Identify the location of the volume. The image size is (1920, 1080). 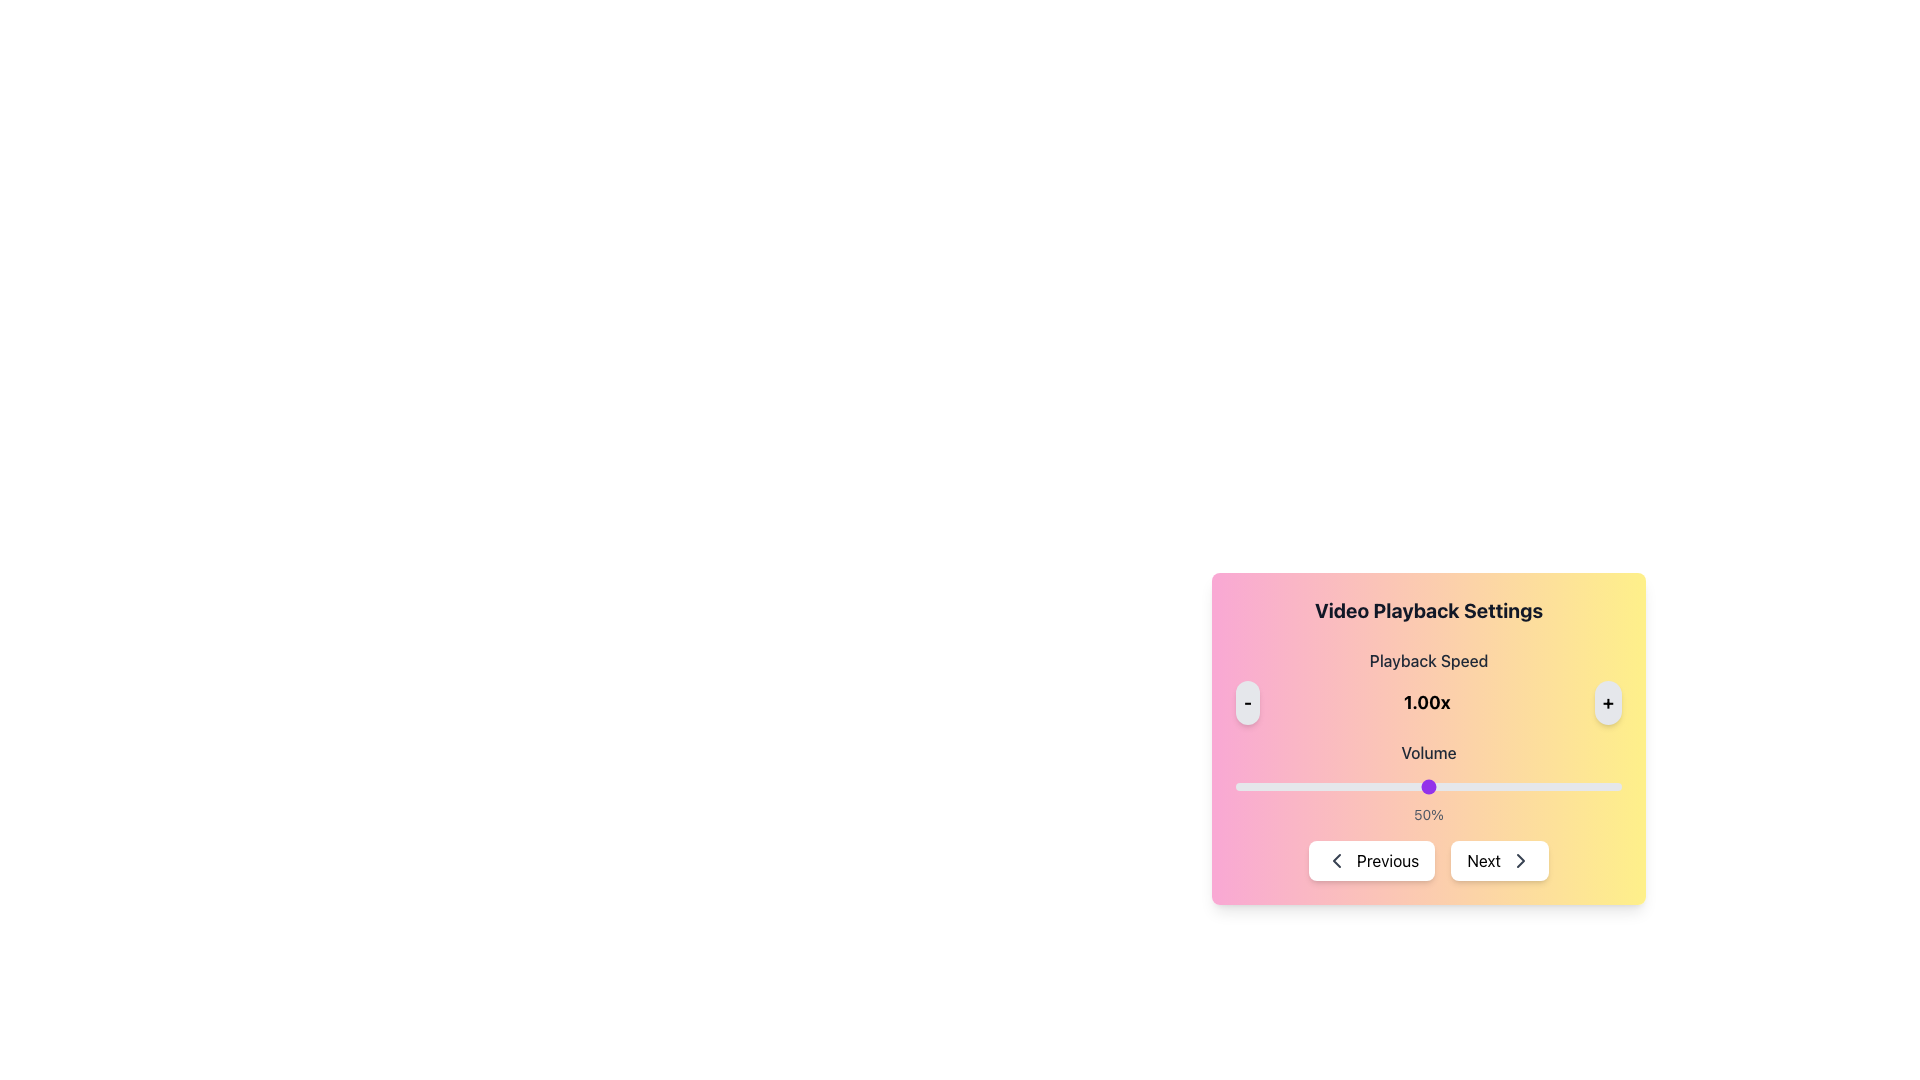
(1332, 785).